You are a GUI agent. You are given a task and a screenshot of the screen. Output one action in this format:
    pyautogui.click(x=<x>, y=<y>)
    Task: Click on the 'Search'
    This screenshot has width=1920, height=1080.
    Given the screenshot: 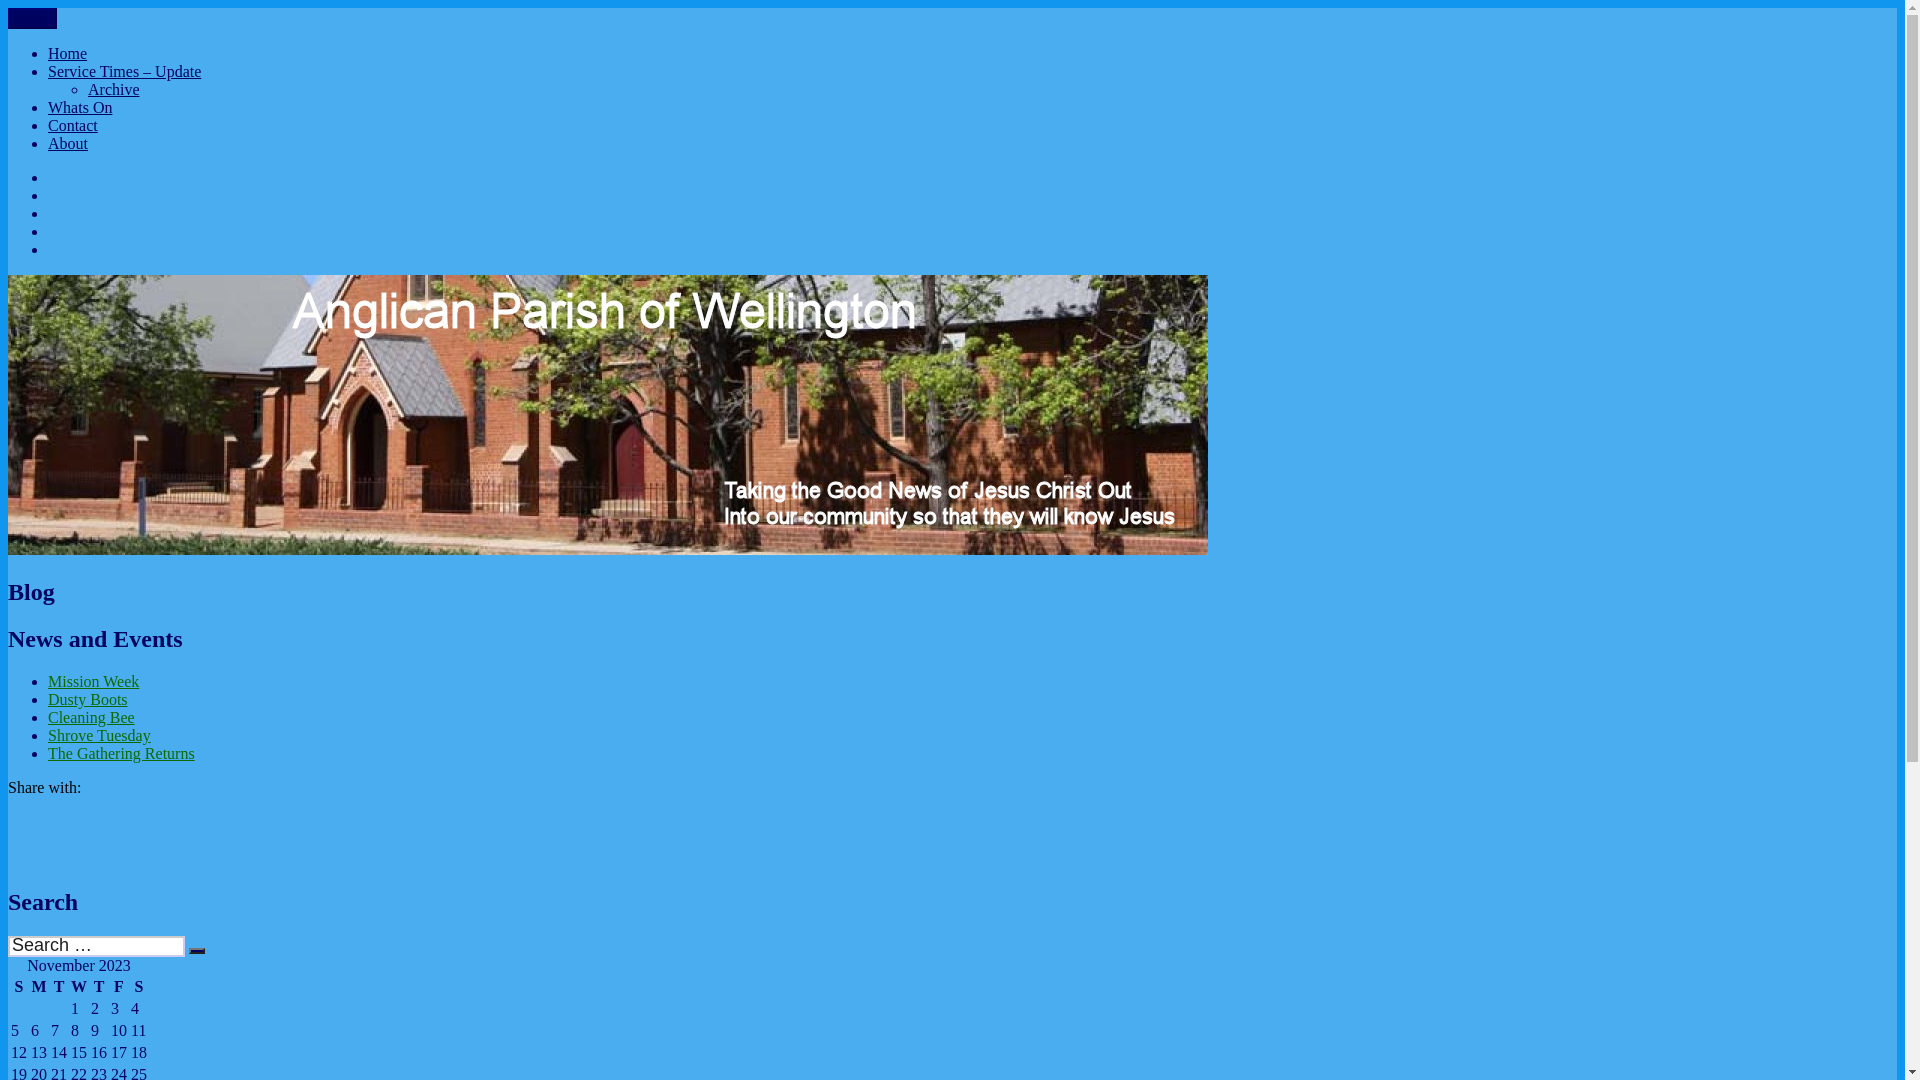 What is the action you would take?
    pyautogui.click(x=188, y=950)
    